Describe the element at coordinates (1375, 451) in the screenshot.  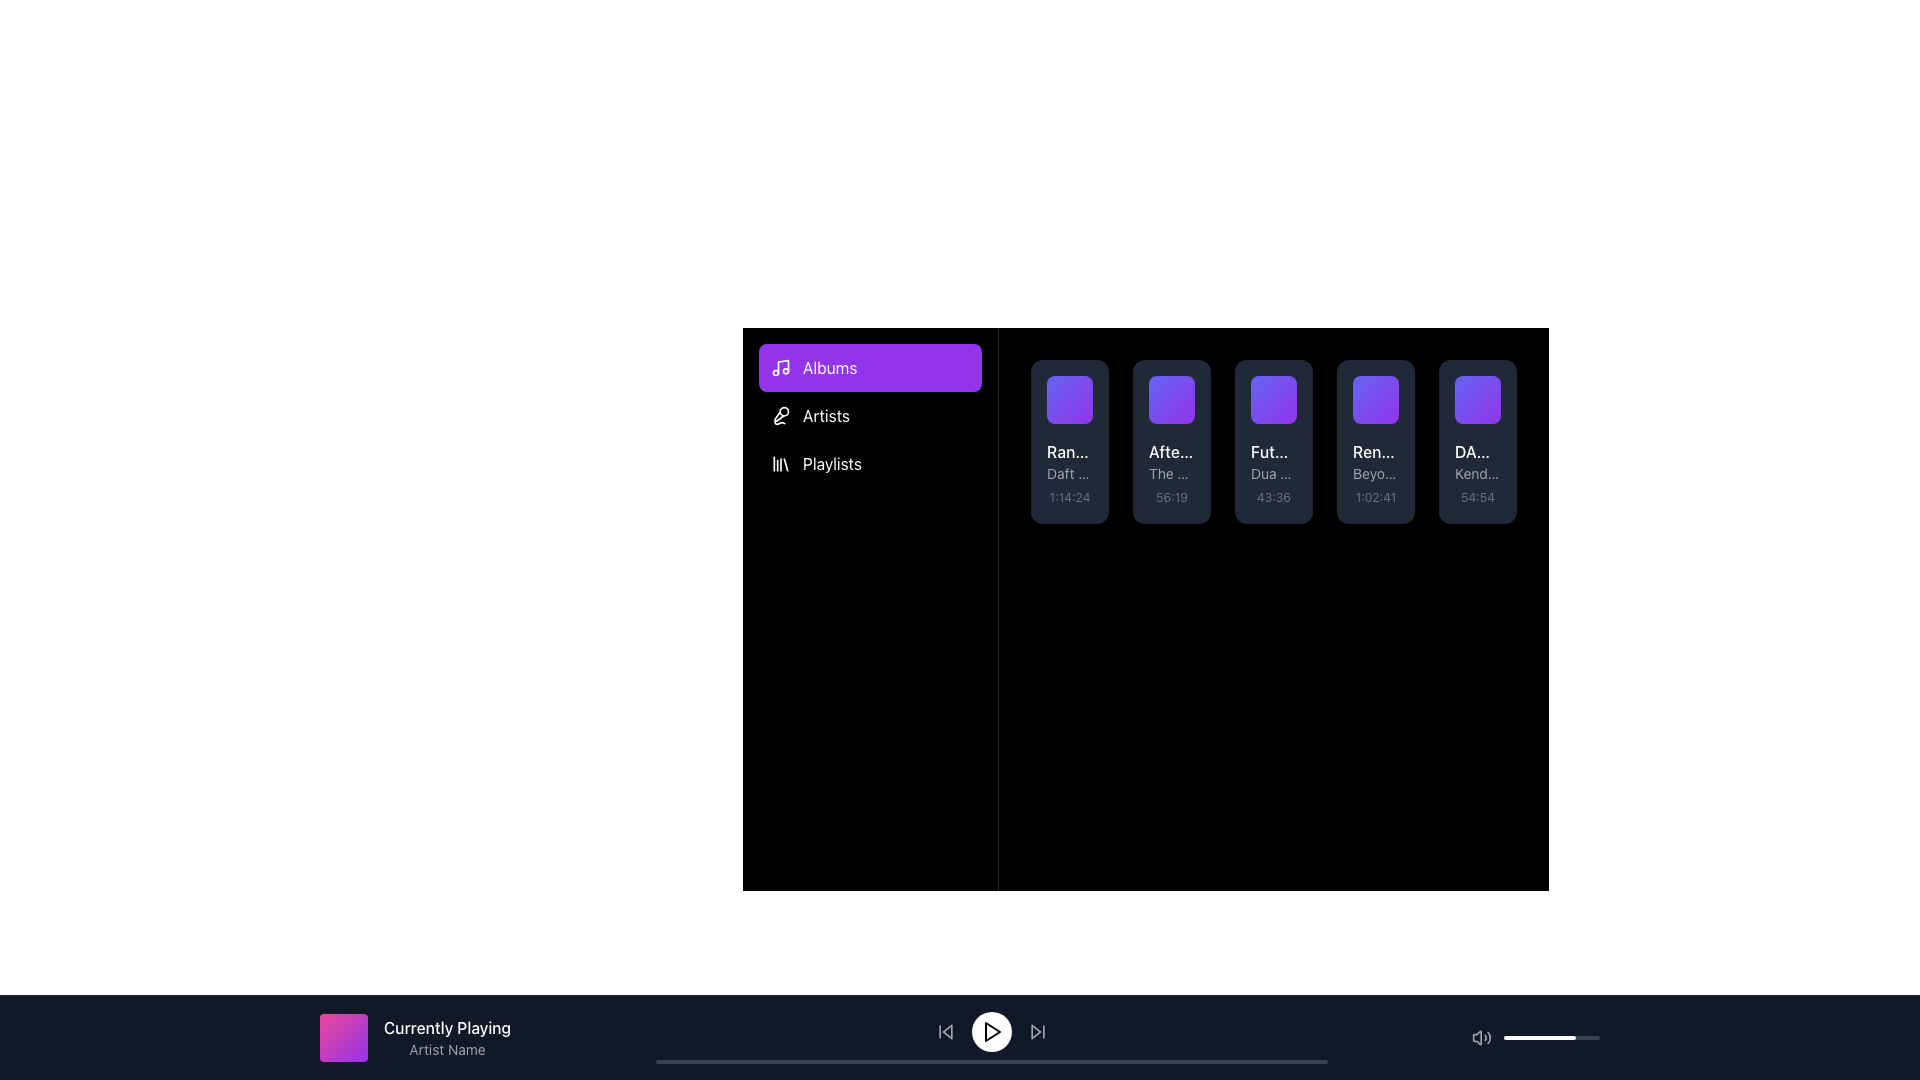
I see `text content of the label displaying 'Renaissance', which is styled in white font and positioned within a card layout above the text 'Beyoncé'` at that location.